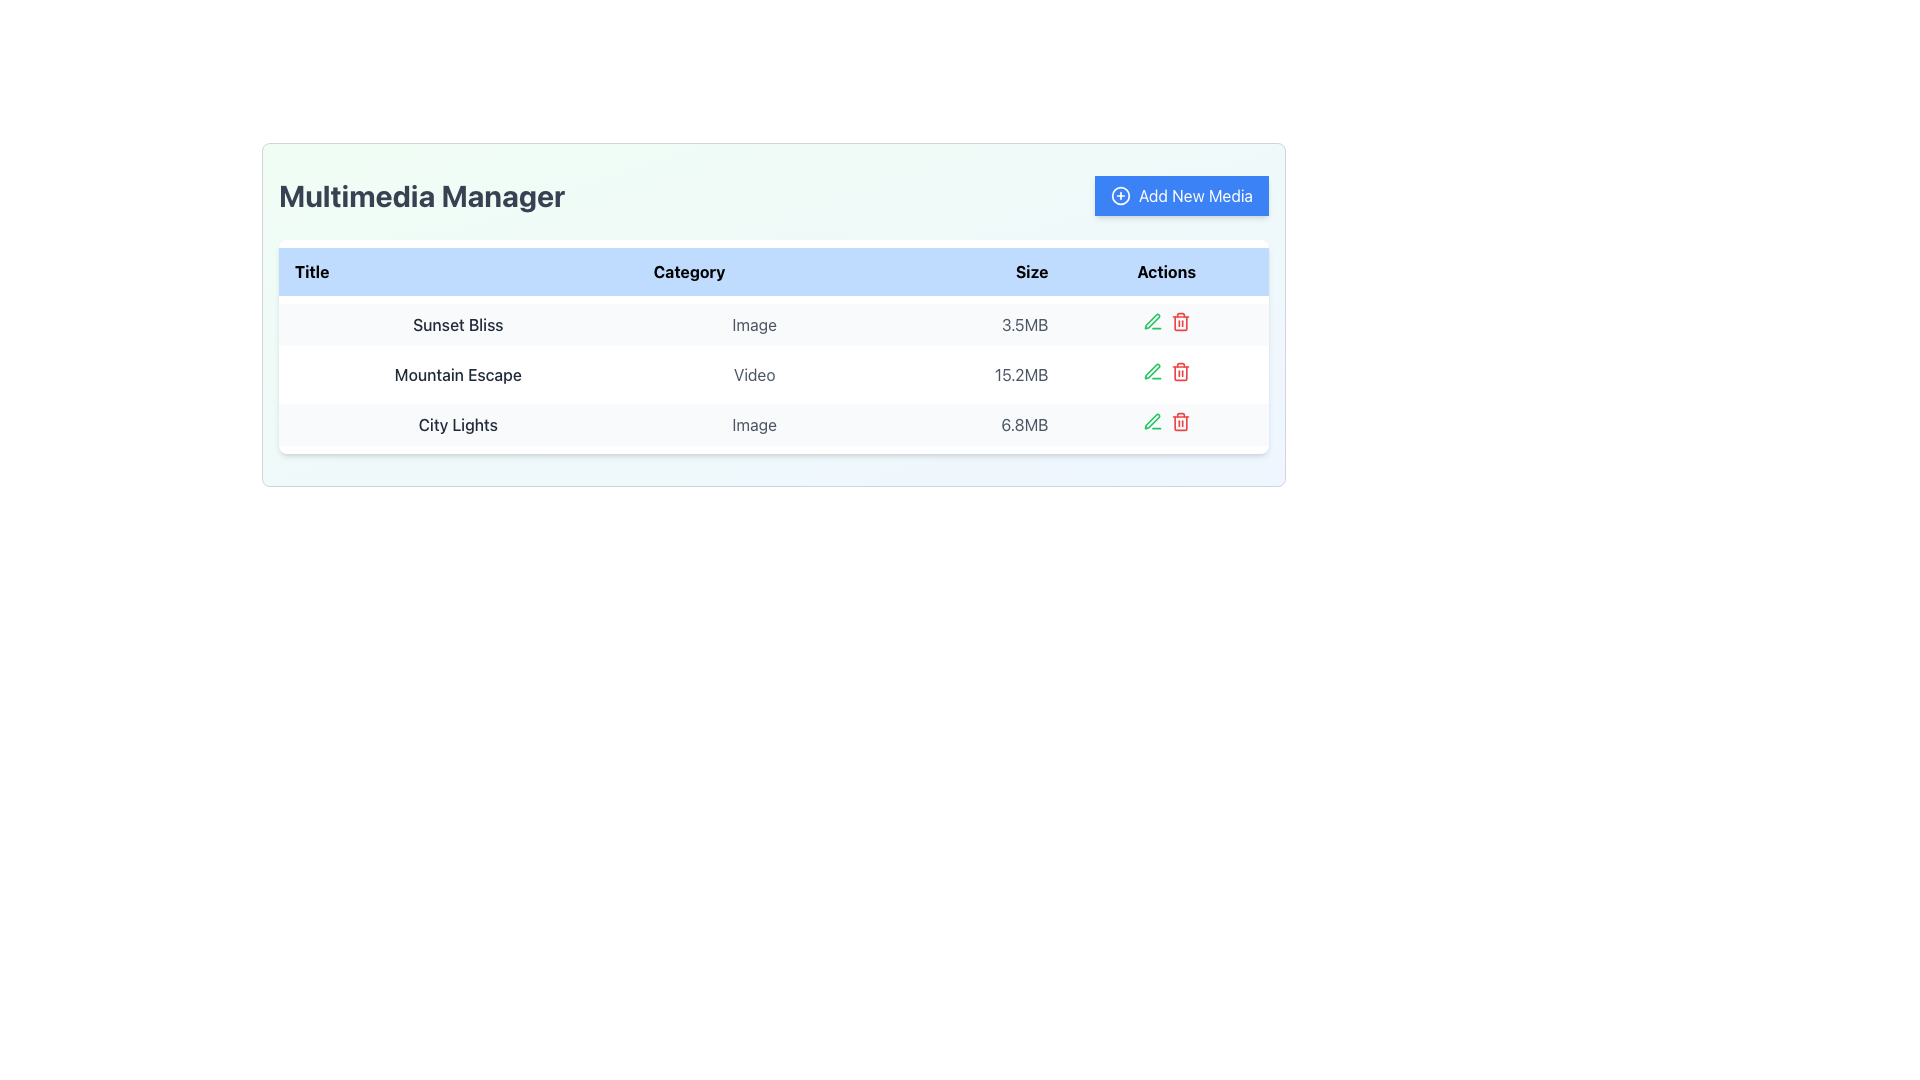  I want to click on the delete button in the 'Actions' column of the second row, associated with the entry titled 'Mountain Escape', so click(1180, 371).